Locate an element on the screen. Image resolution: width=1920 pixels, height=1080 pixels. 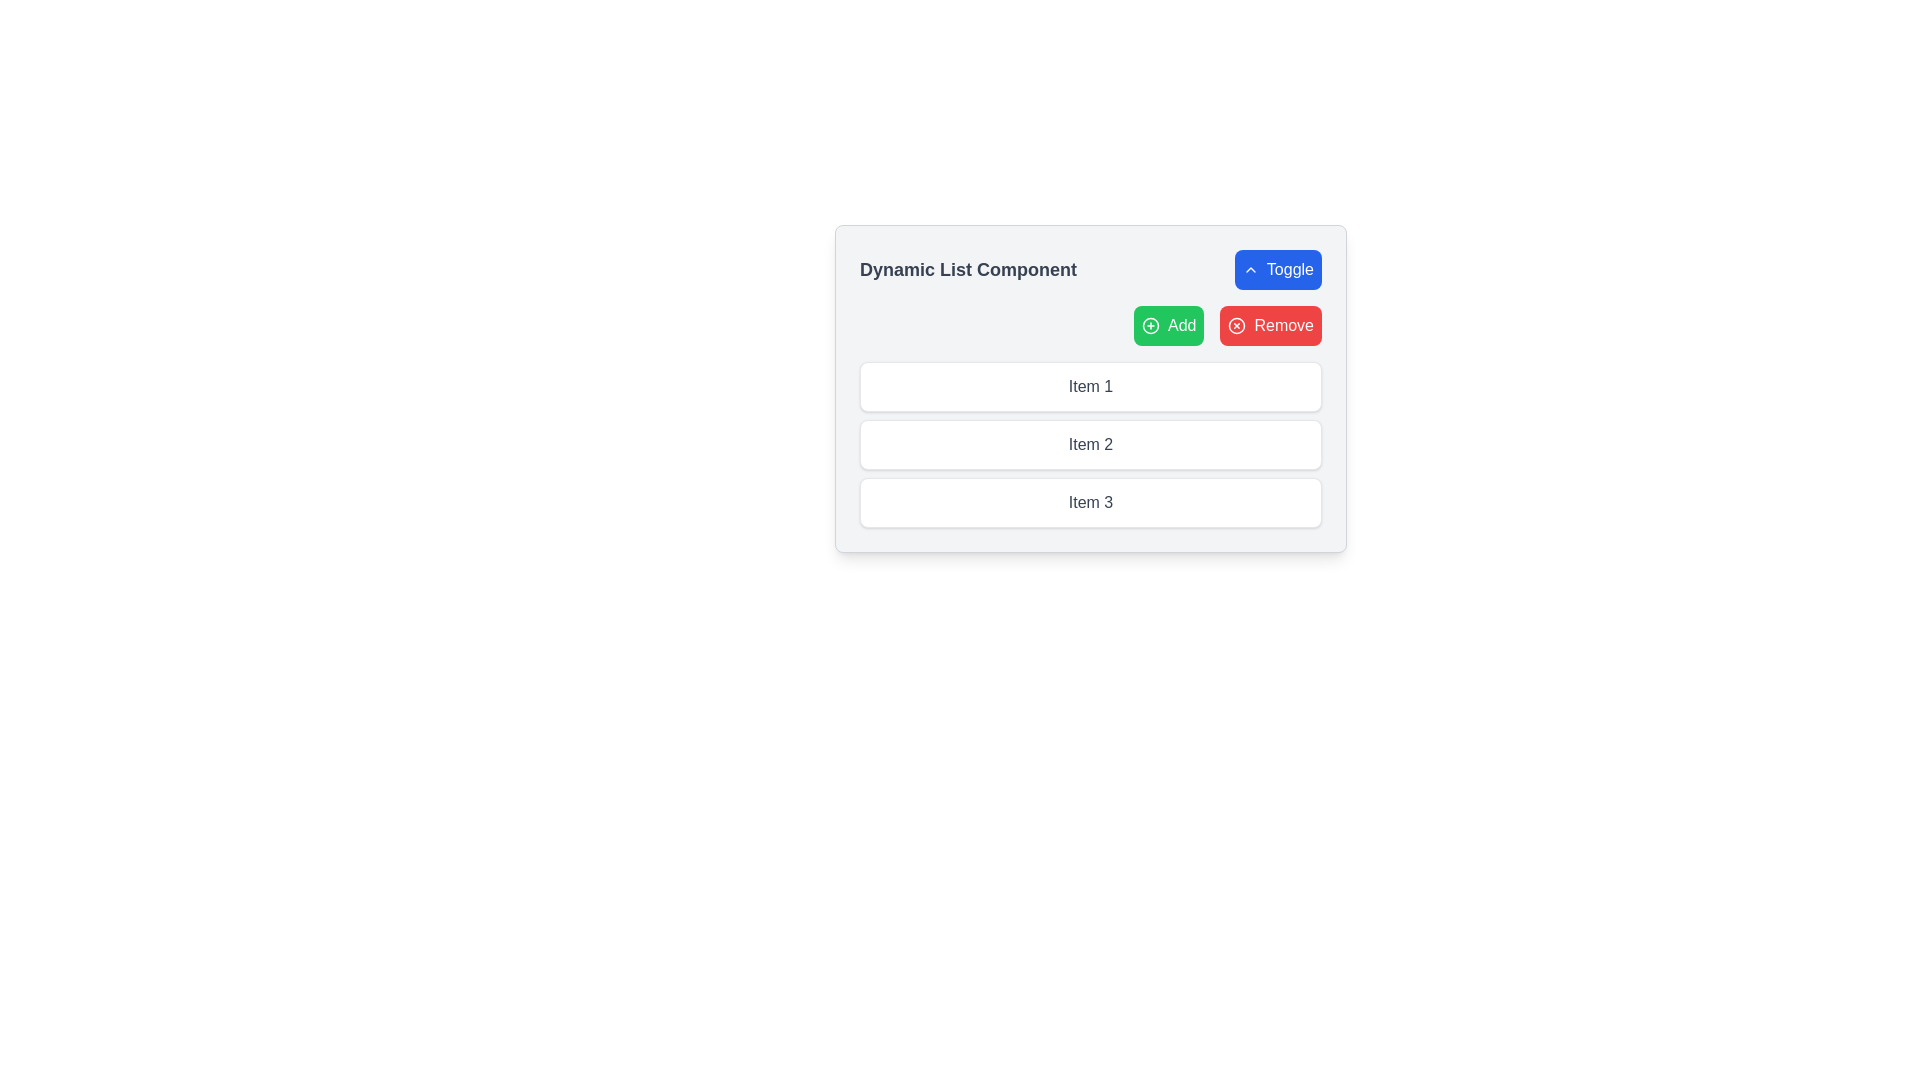
the 'Dynamic List Component' title in the Collapsible Header Bar for accessibility by clicking on its center point is located at coordinates (1089, 270).